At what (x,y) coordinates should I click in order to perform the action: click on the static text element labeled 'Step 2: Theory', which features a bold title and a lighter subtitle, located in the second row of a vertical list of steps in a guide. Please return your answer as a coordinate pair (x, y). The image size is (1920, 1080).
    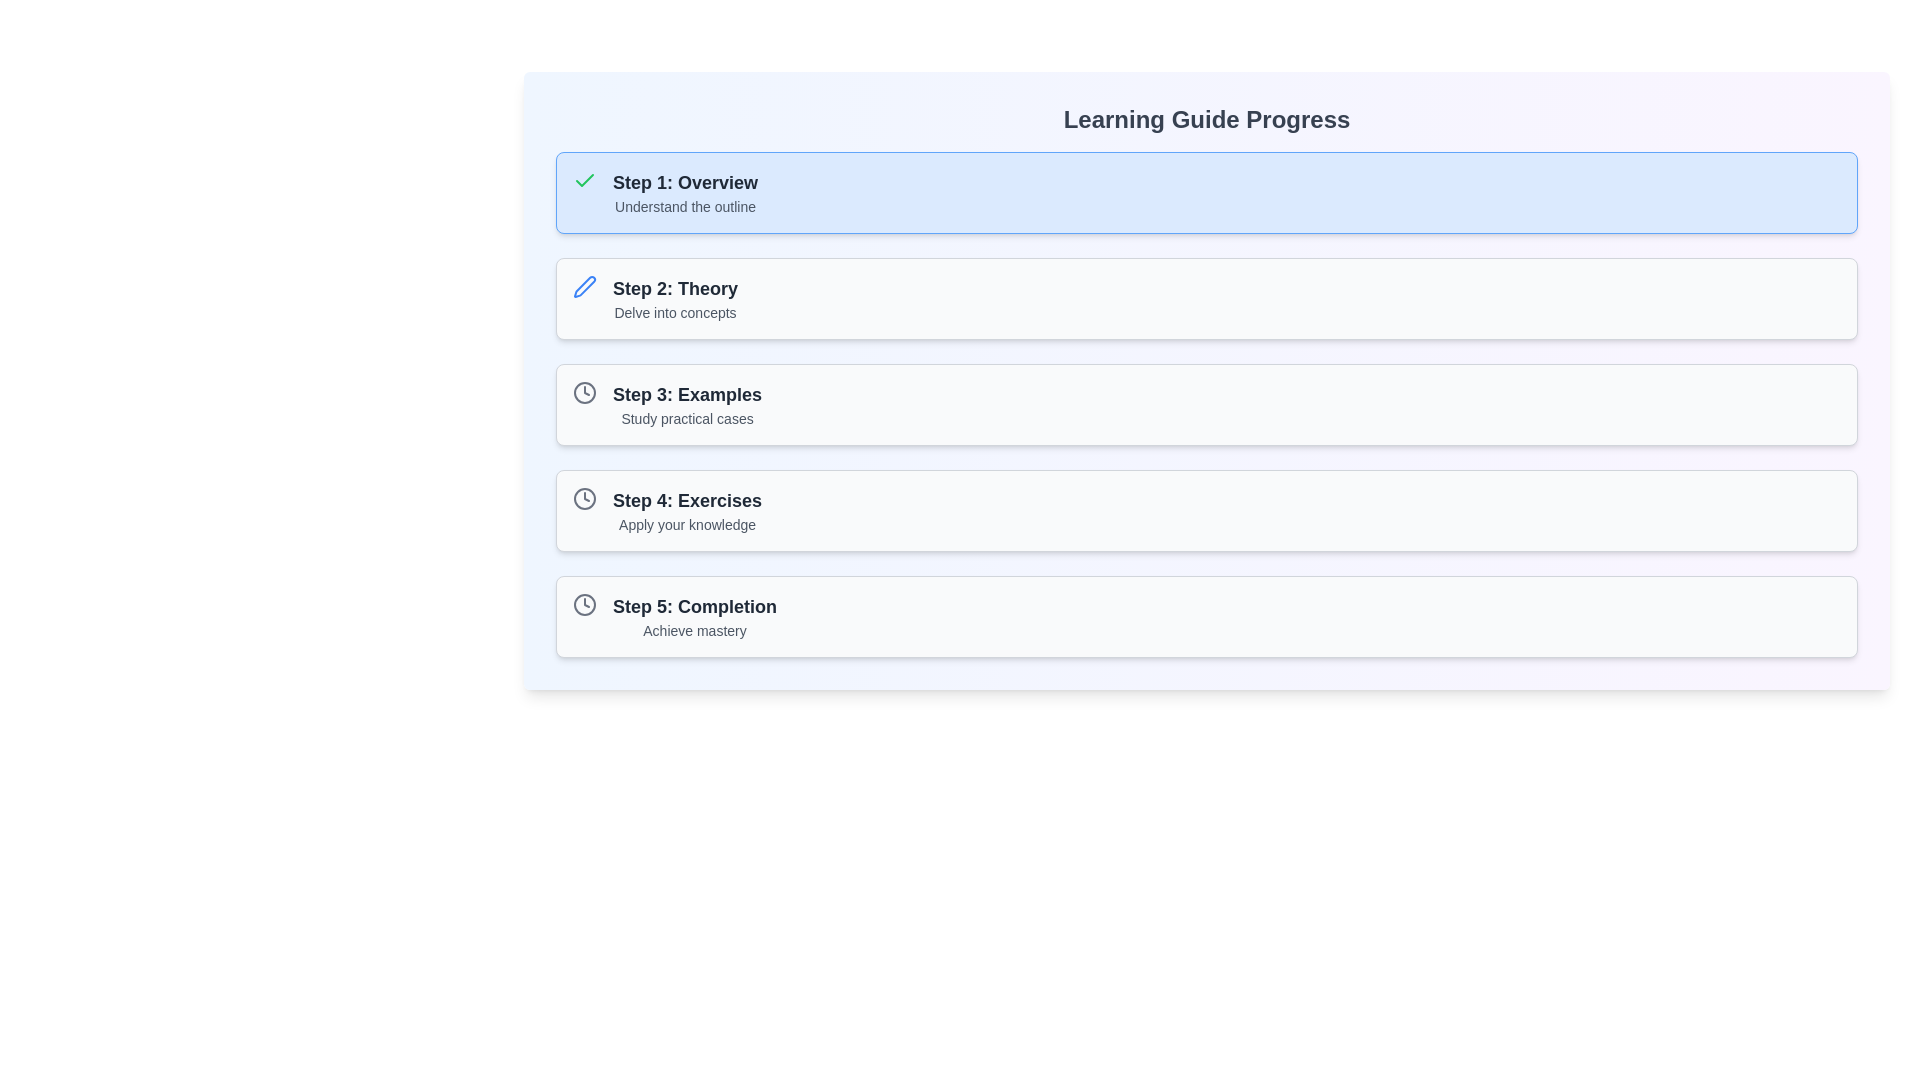
    Looking at the image, I should click on (675, 299).